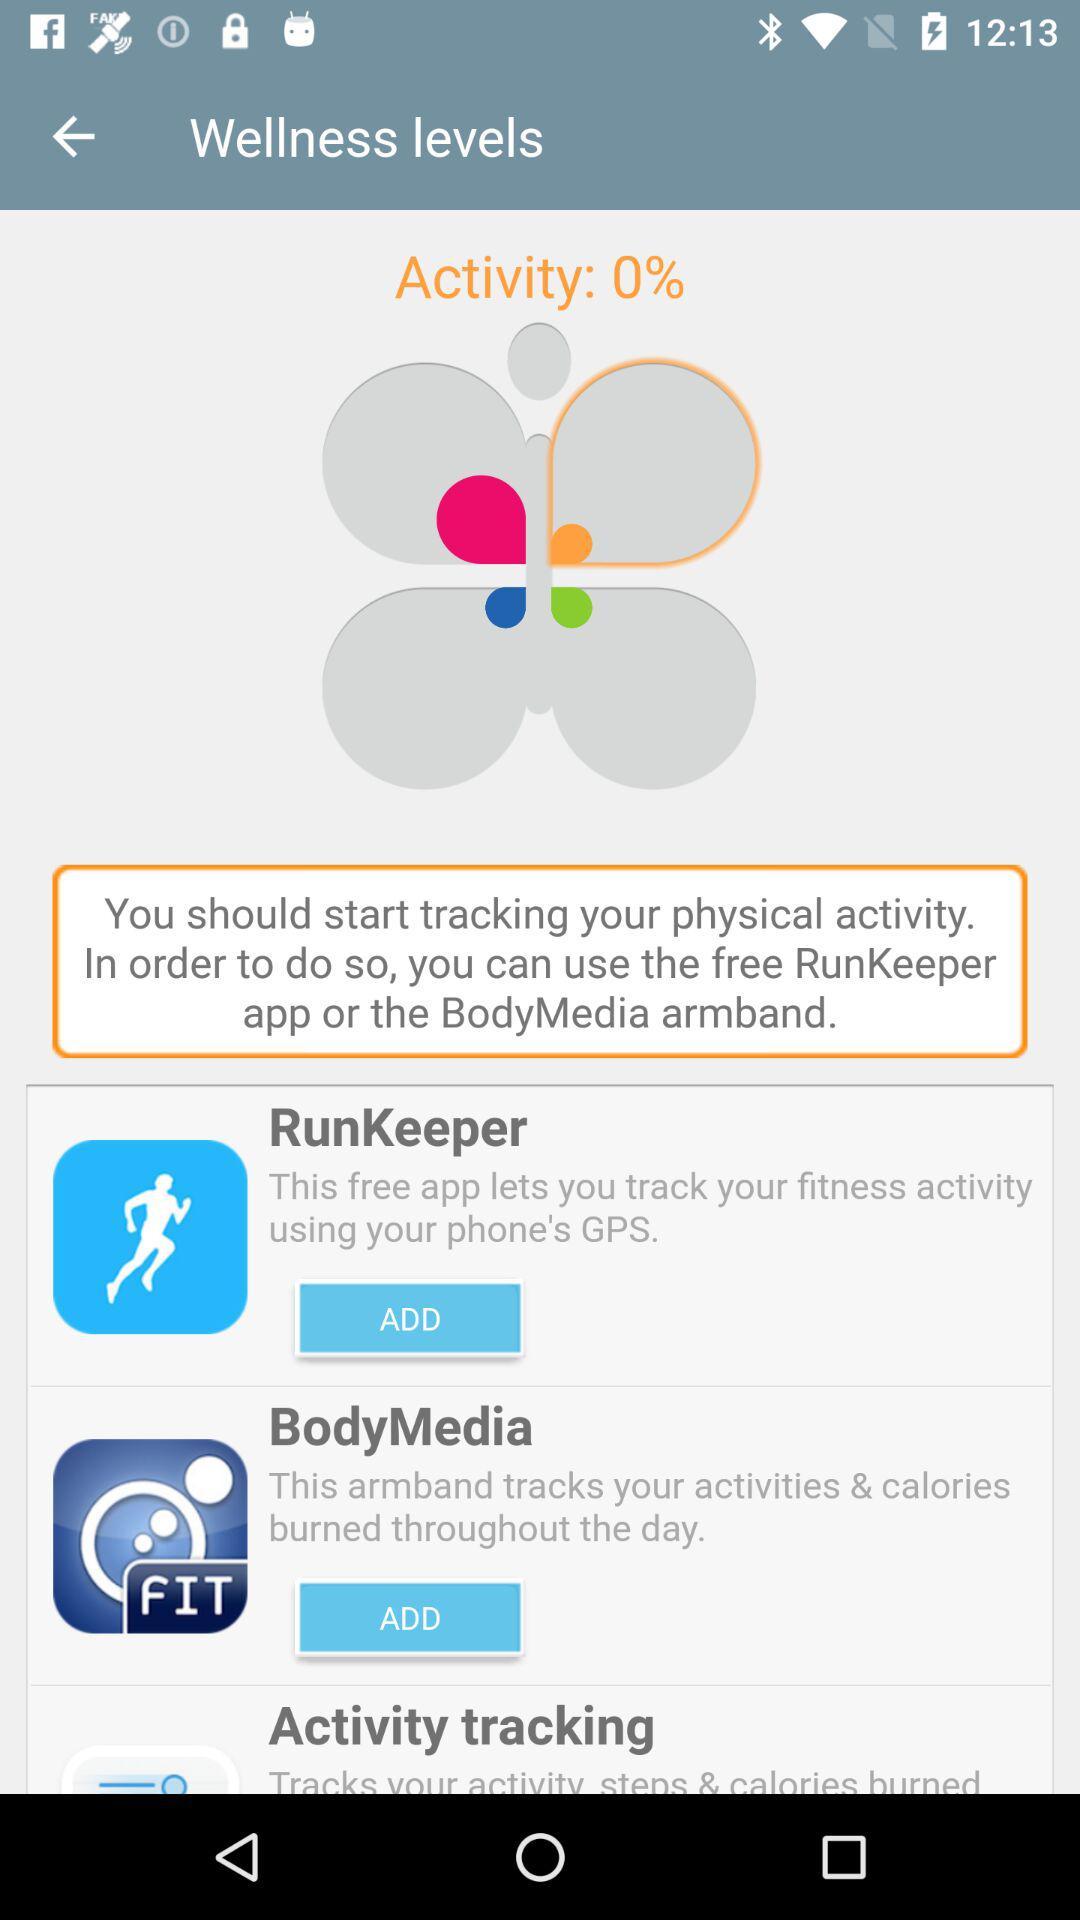 The image size is (1080, 1920). I want to click on app to the left of wellness levels app, so click(72, 135).